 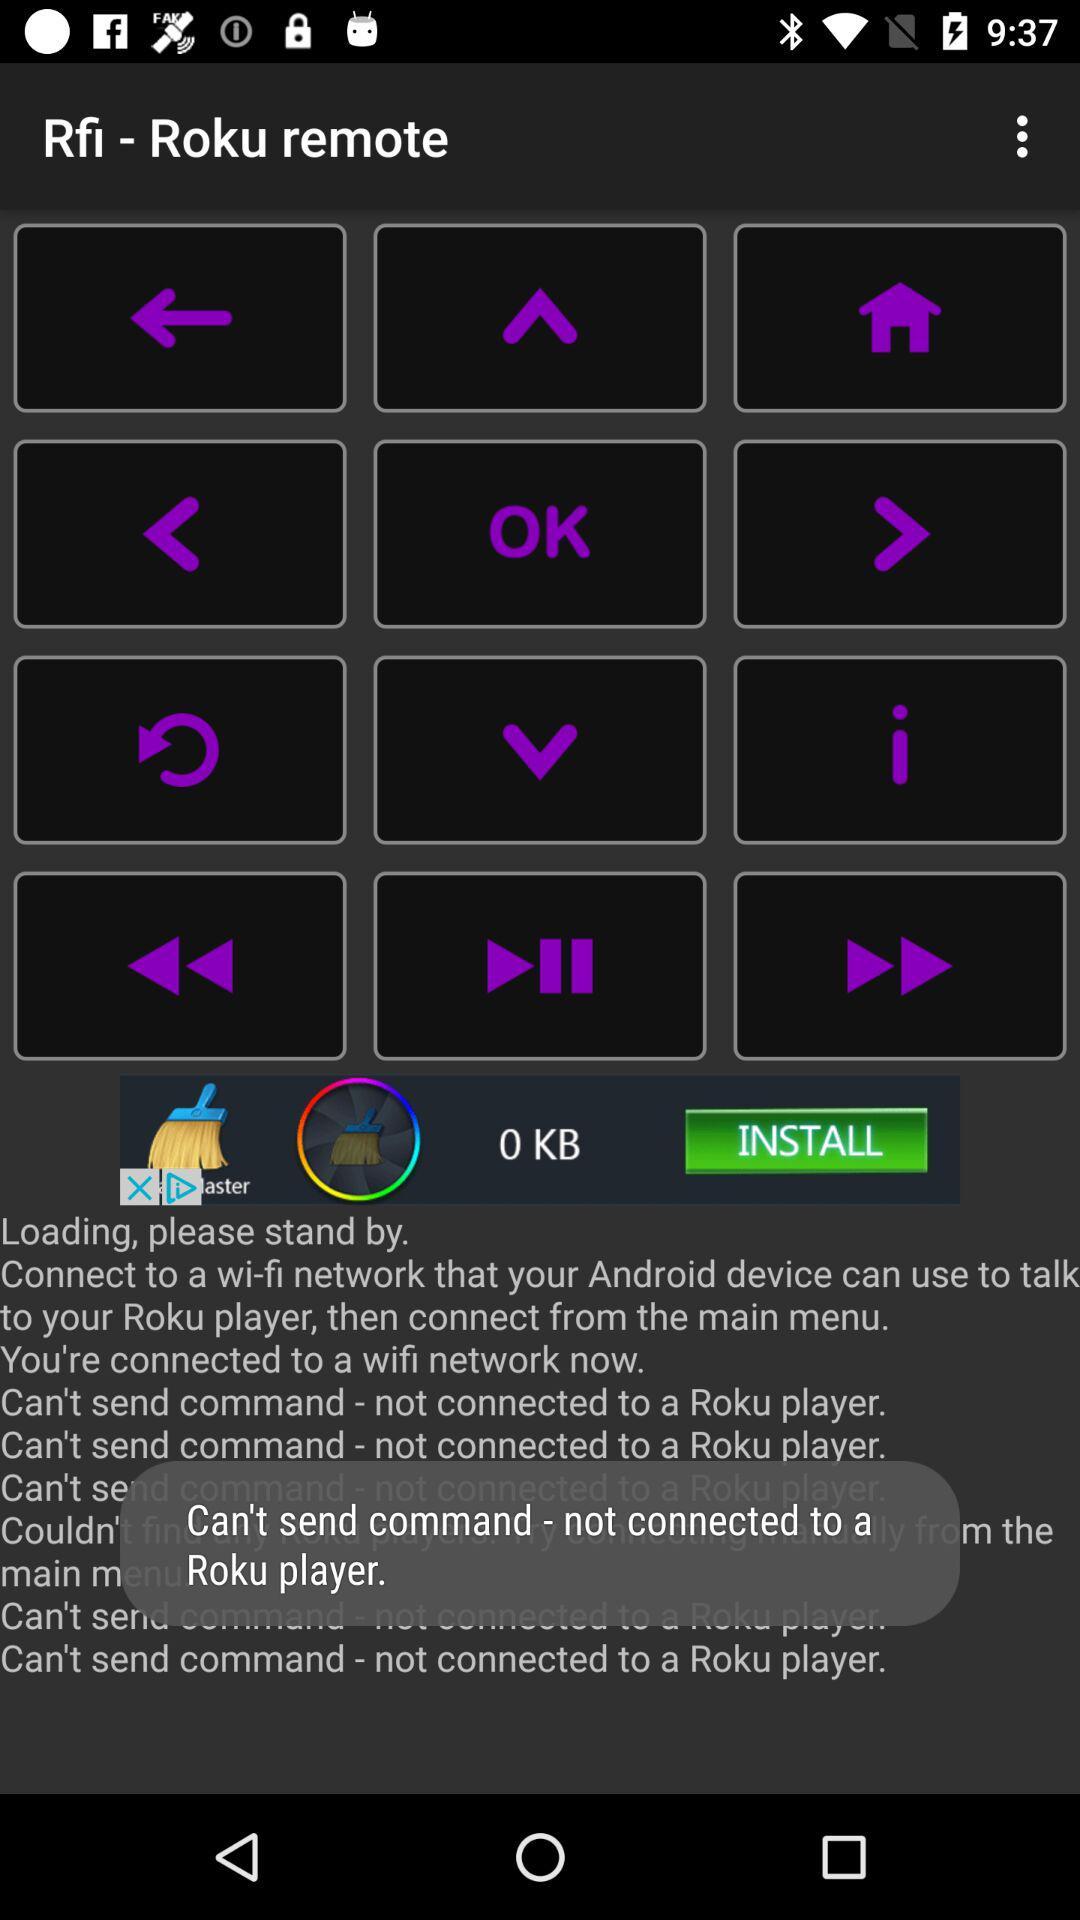 I want to click on up option, so click(x=540, y=316).